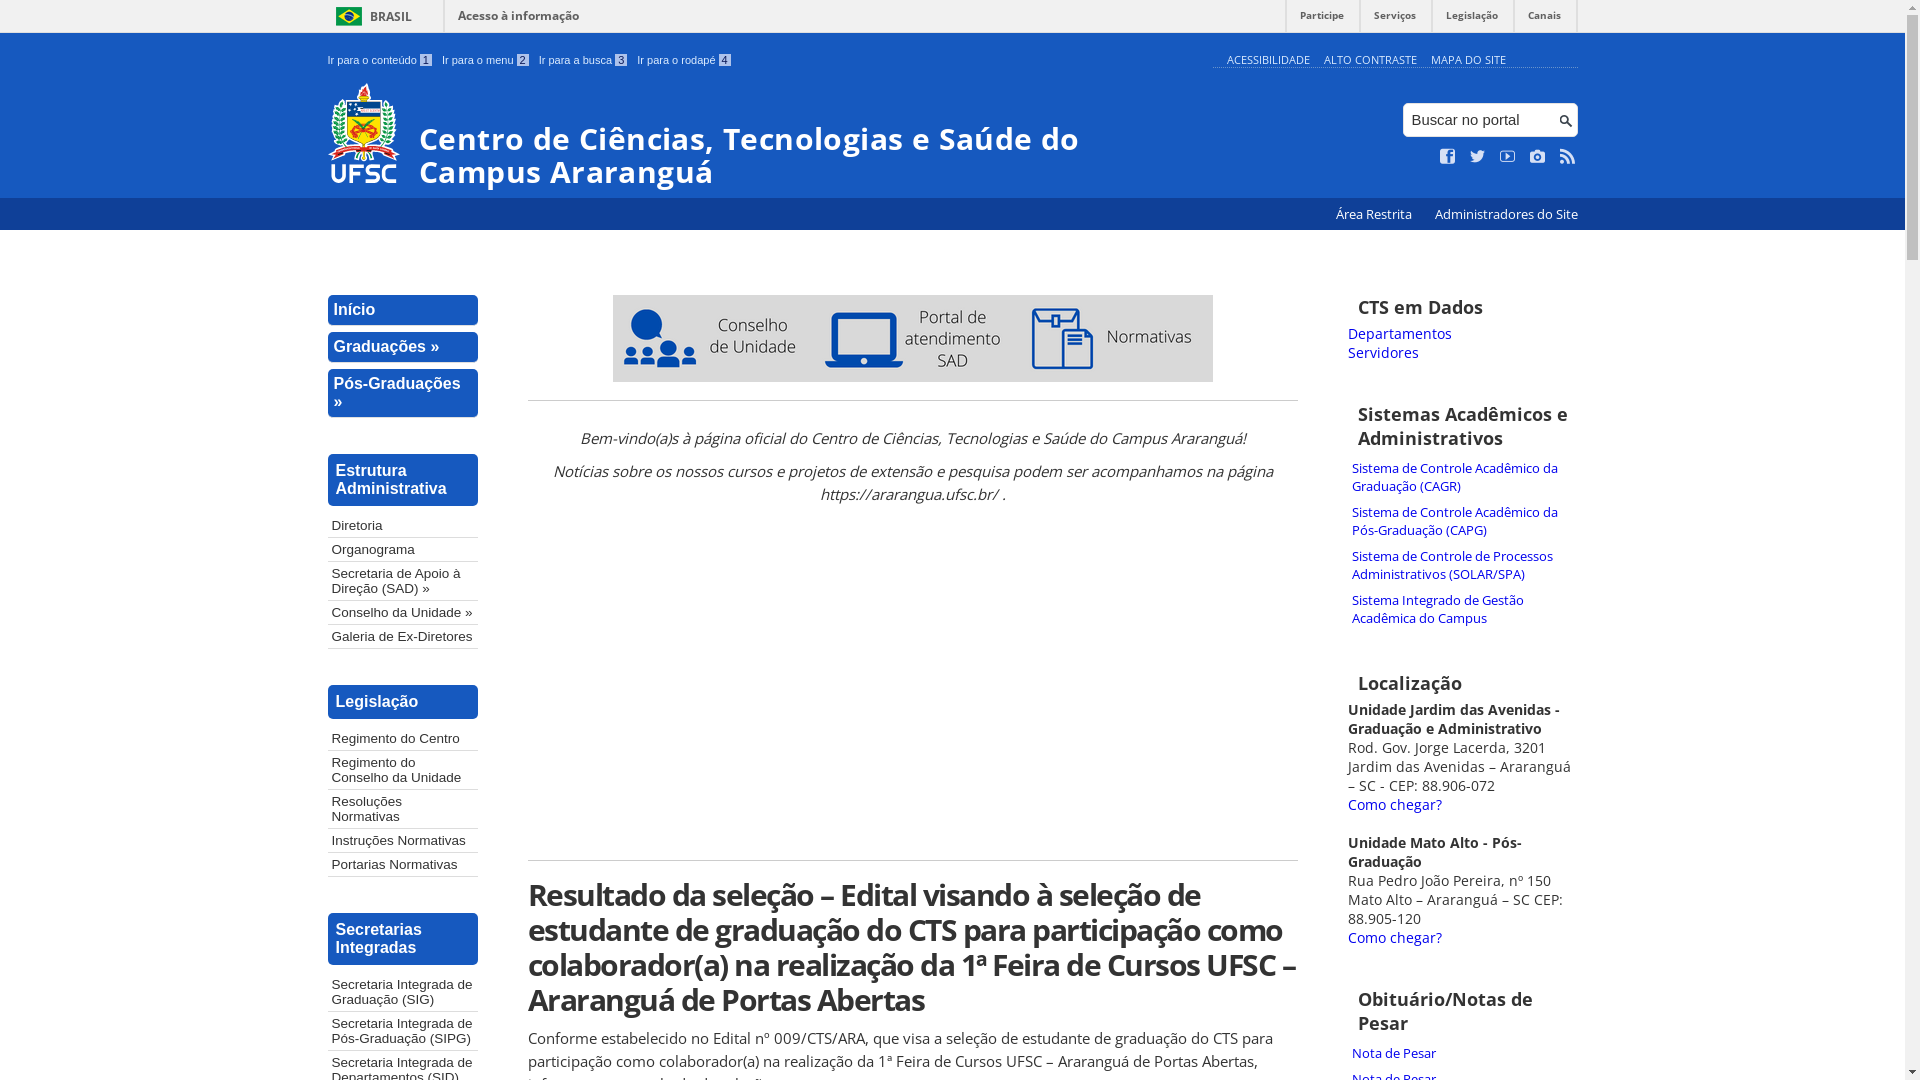 This screenshot has height=1080, width=1920. I want to click on 'Participe', so click(1321, 20).